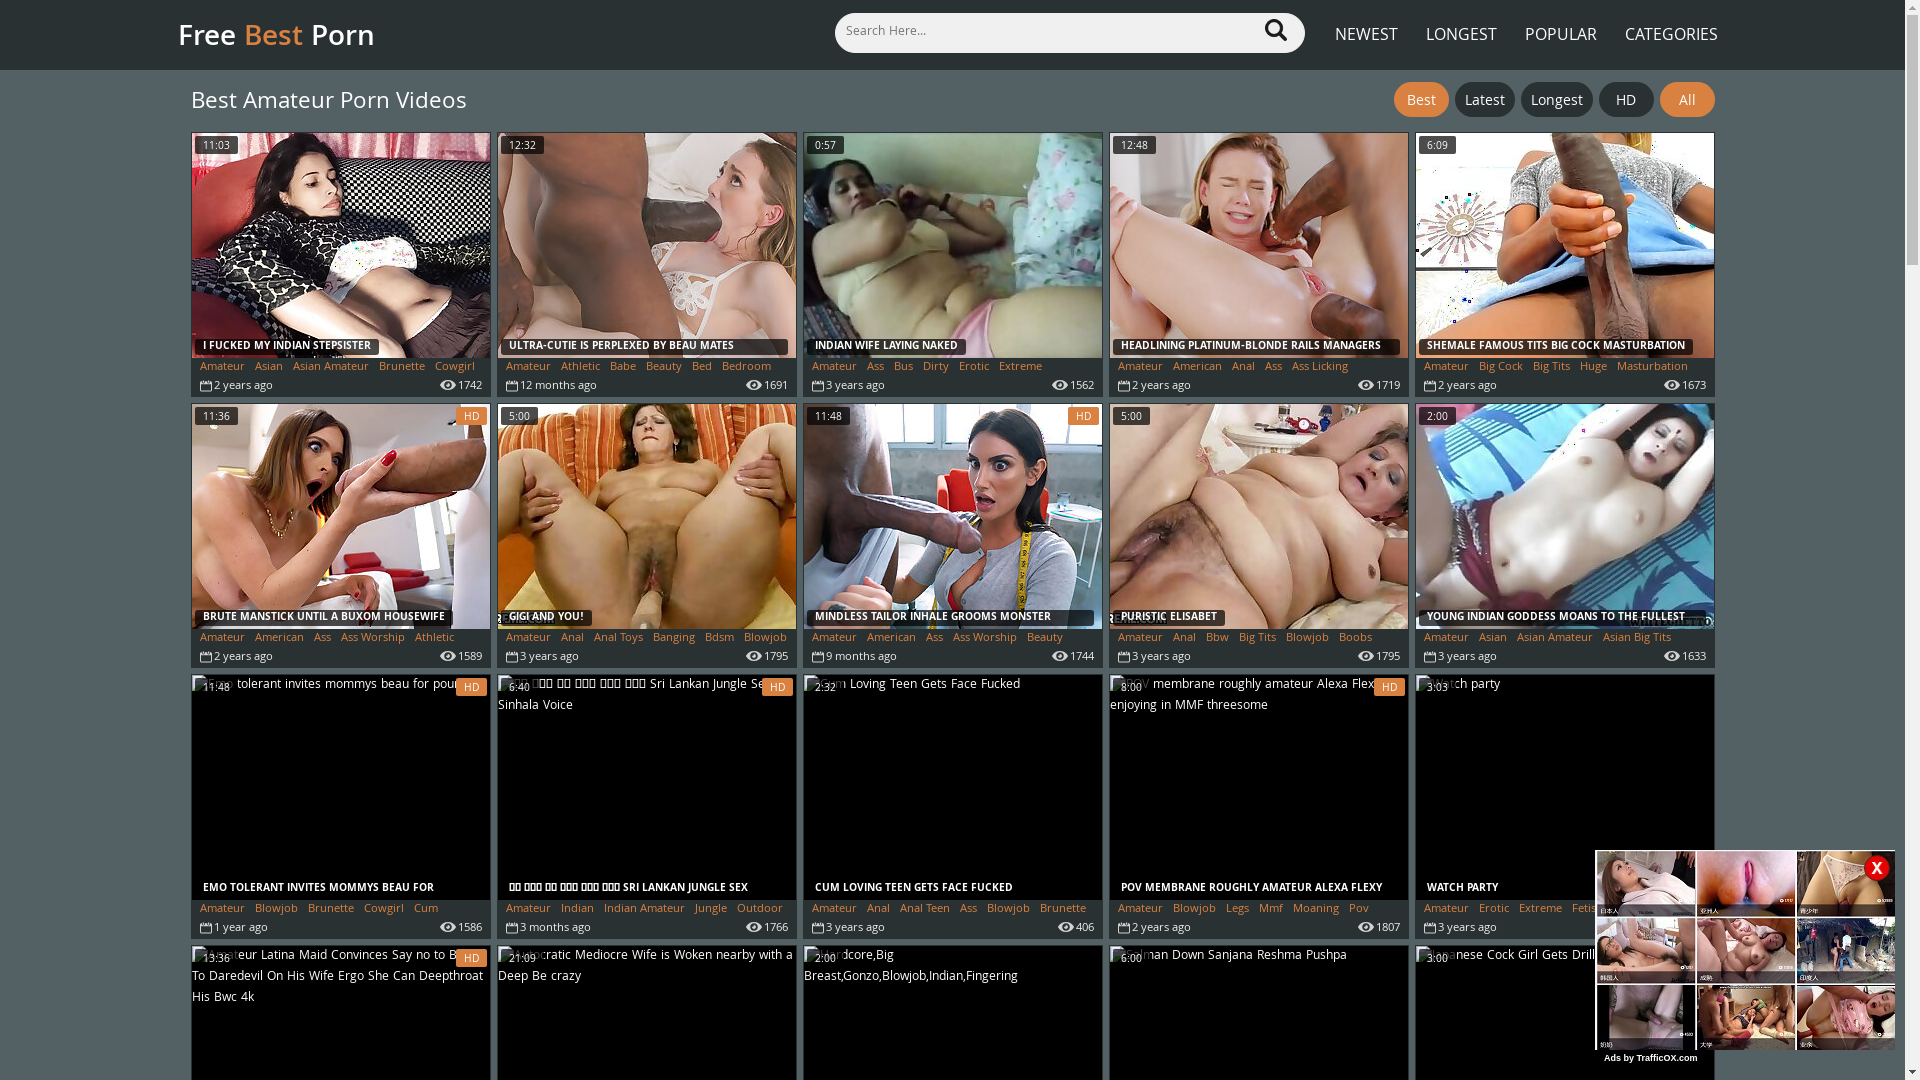 This screenshot has width=1920, height=1080. Describe the element at coordinates (432, 638) in the screenshot. I see `'Athletic'` at that location.